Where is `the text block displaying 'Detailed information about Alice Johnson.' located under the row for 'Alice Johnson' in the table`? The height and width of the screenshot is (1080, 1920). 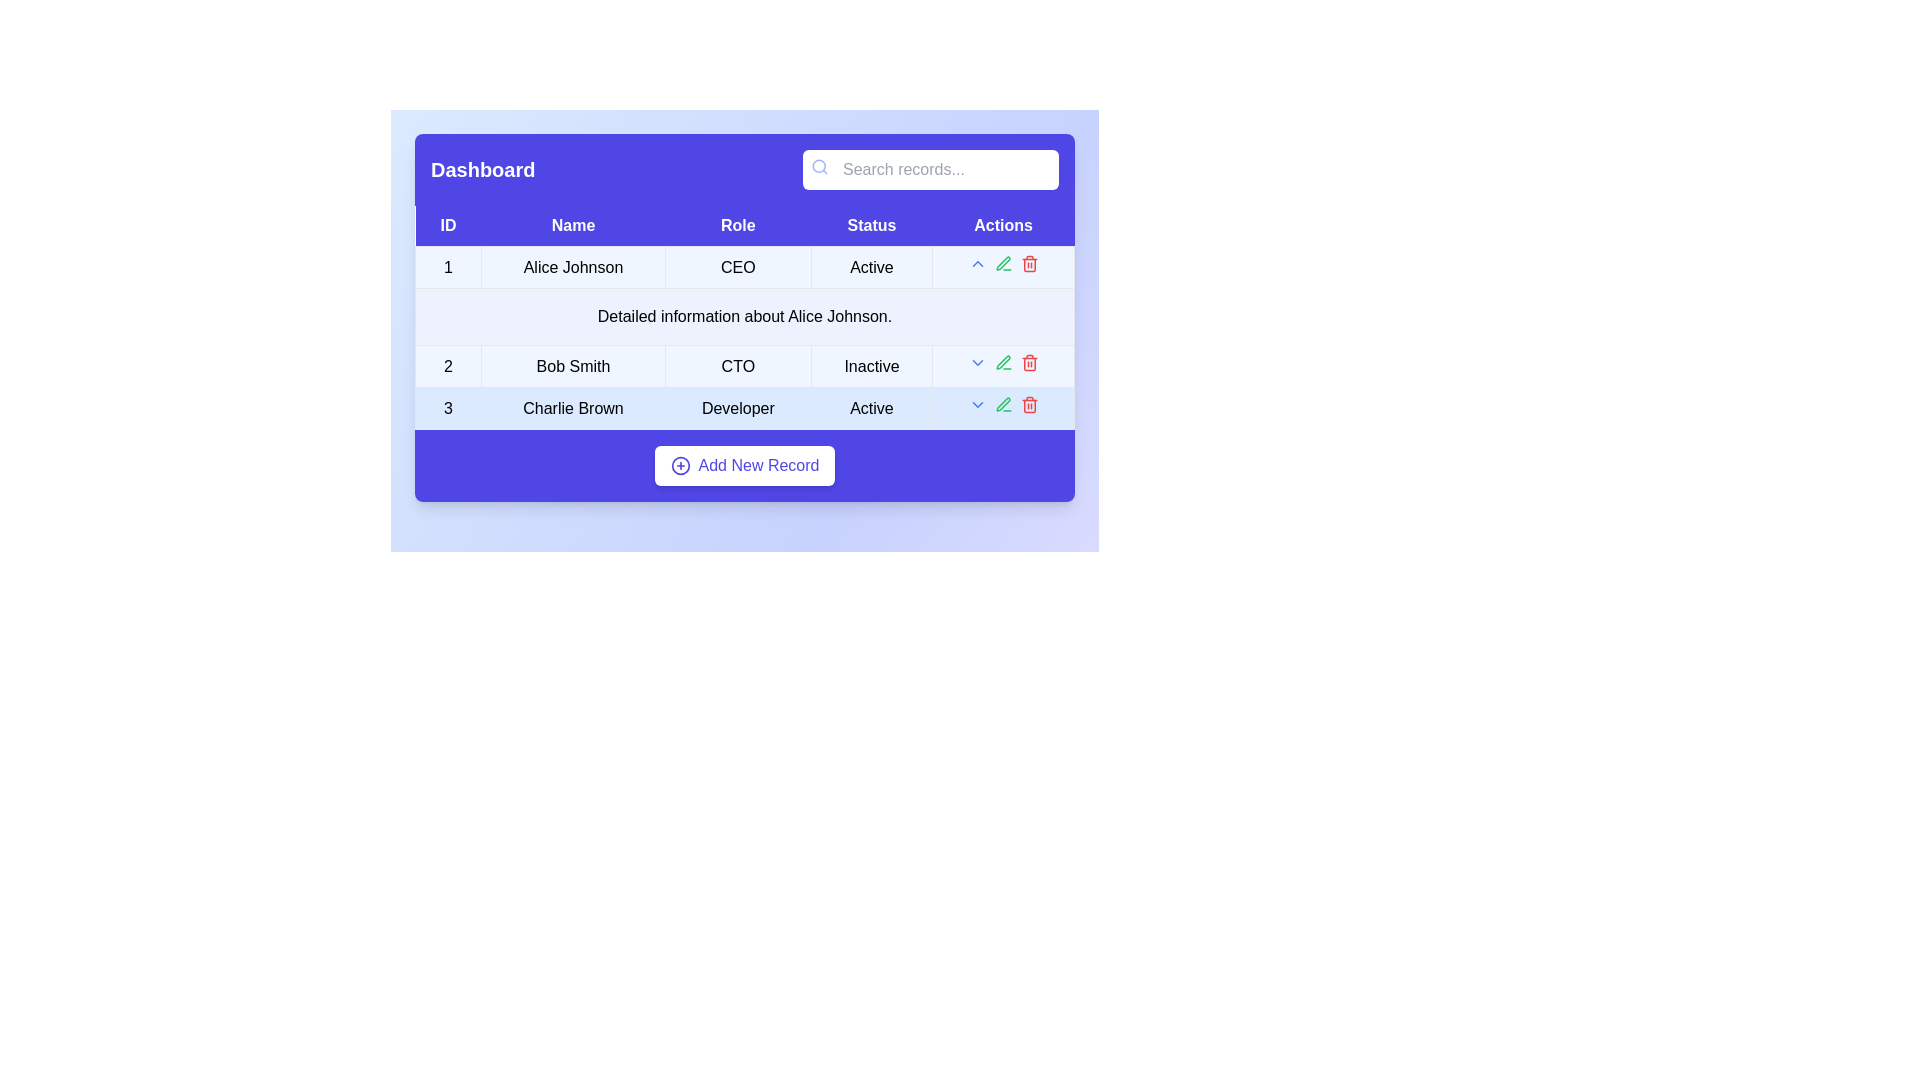
the text block displaying 'Detailed information about Alice Johnson.' located under the row for 'Alice Johnson' in the table is located at coordinates (743, 315).